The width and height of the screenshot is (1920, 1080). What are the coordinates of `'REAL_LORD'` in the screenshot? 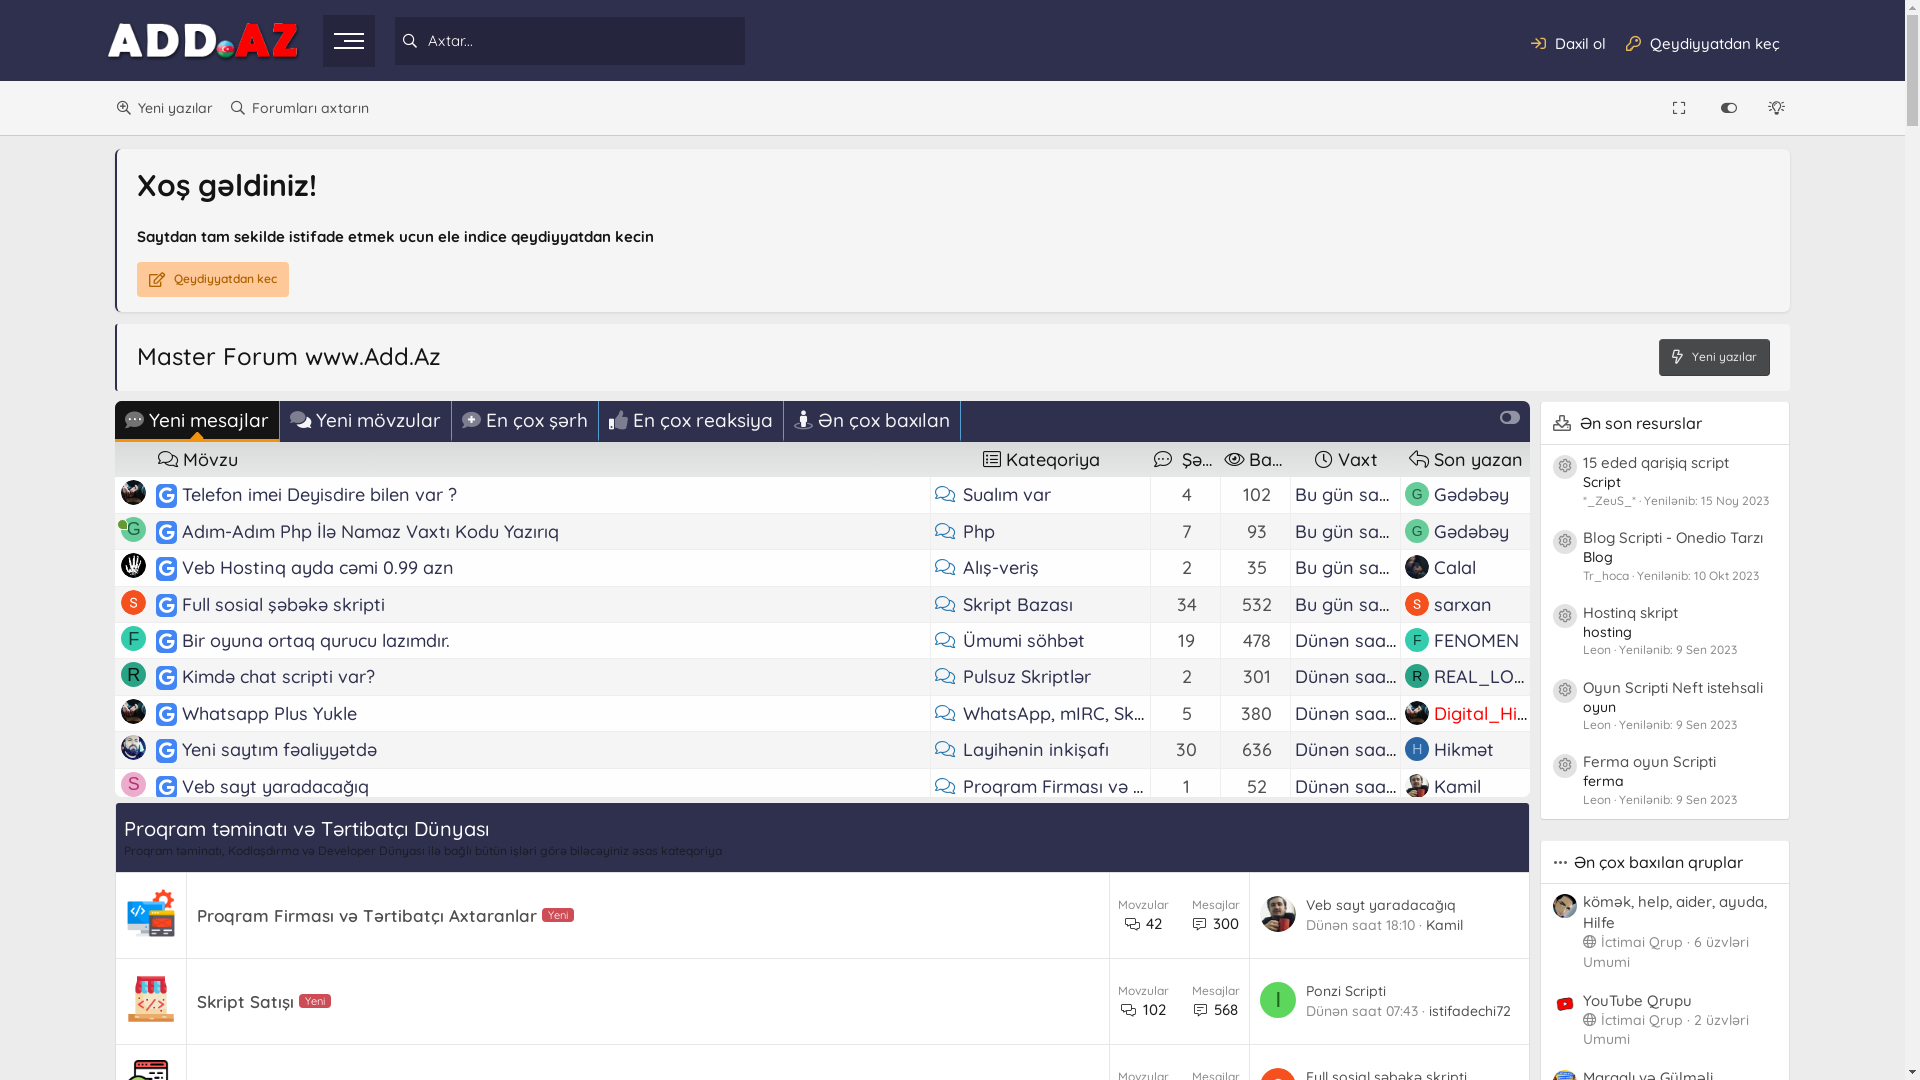 It's located at (1486, 675).